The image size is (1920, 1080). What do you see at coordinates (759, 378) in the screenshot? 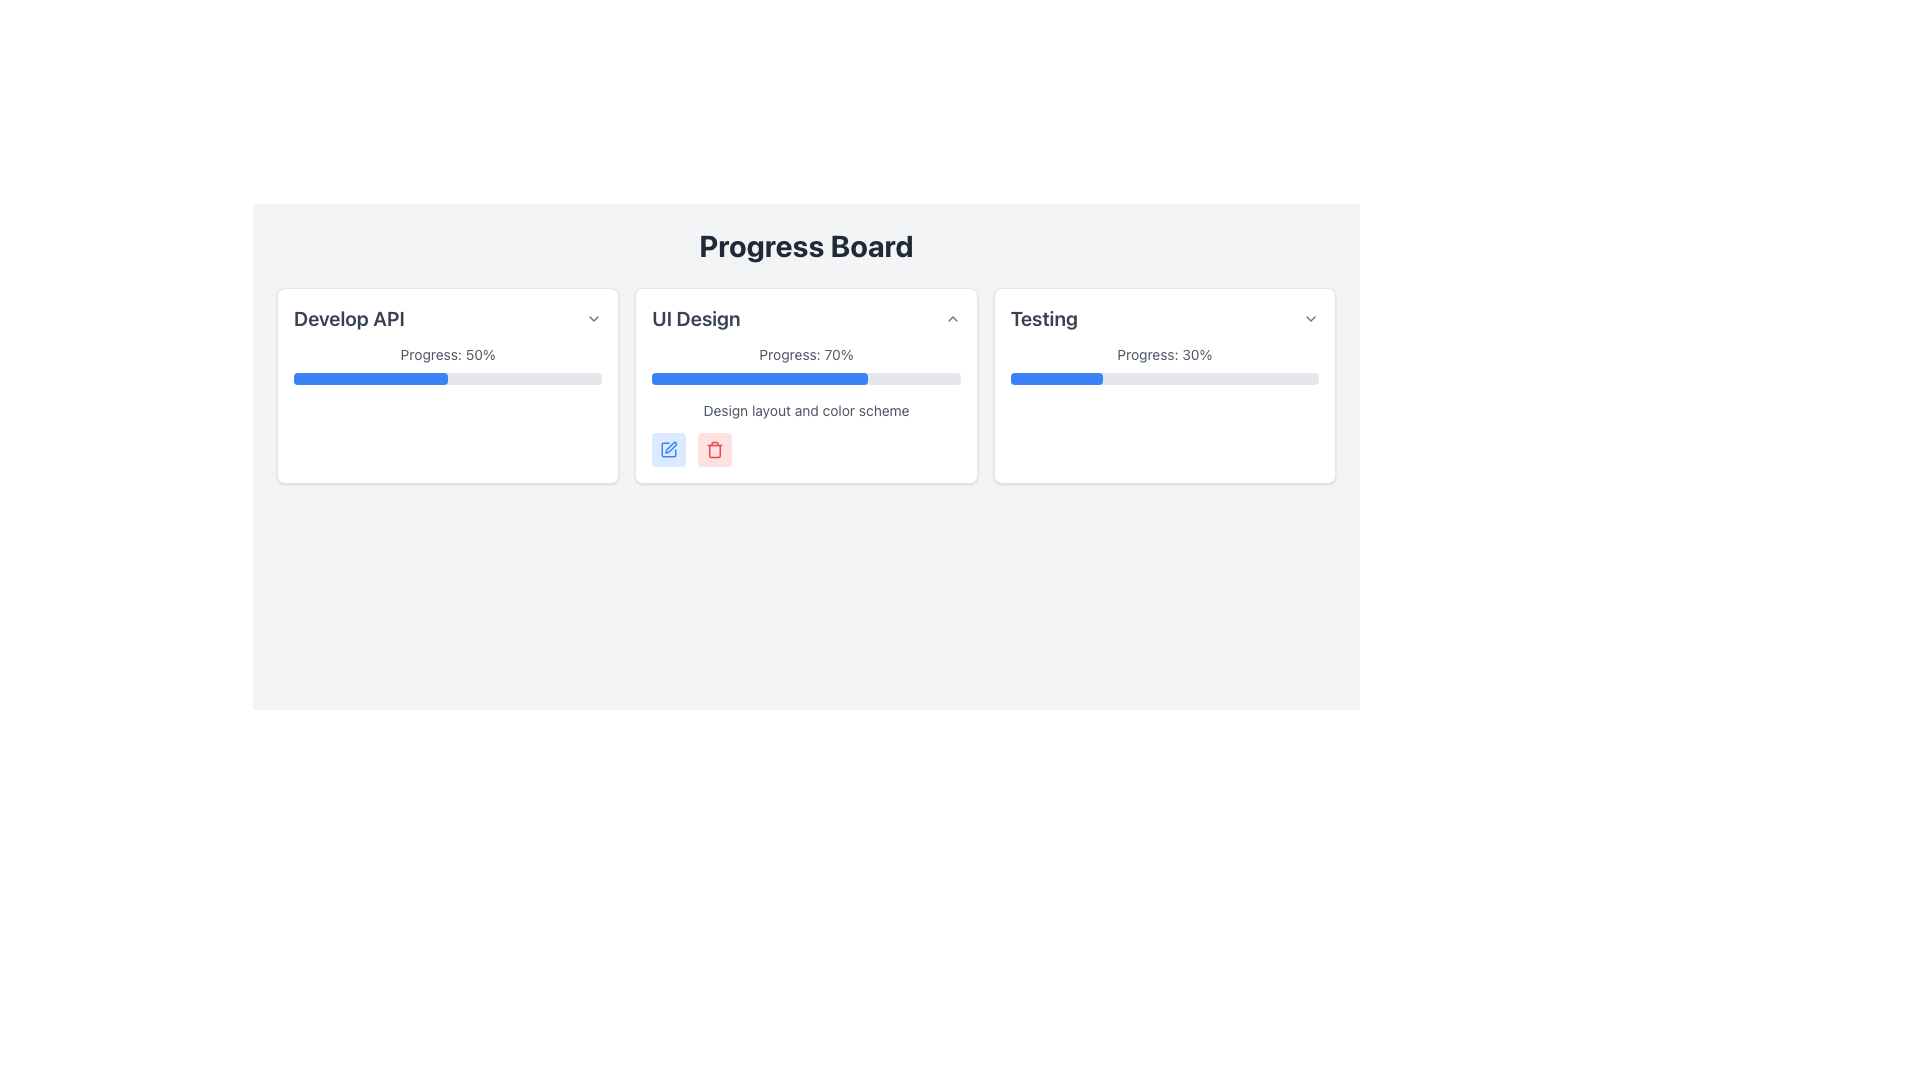
I see `the blue-filled segment of the progress bar within the 'UI Design' card, which indicates a progress percentage of 70%` at bounding box center [759, 378].